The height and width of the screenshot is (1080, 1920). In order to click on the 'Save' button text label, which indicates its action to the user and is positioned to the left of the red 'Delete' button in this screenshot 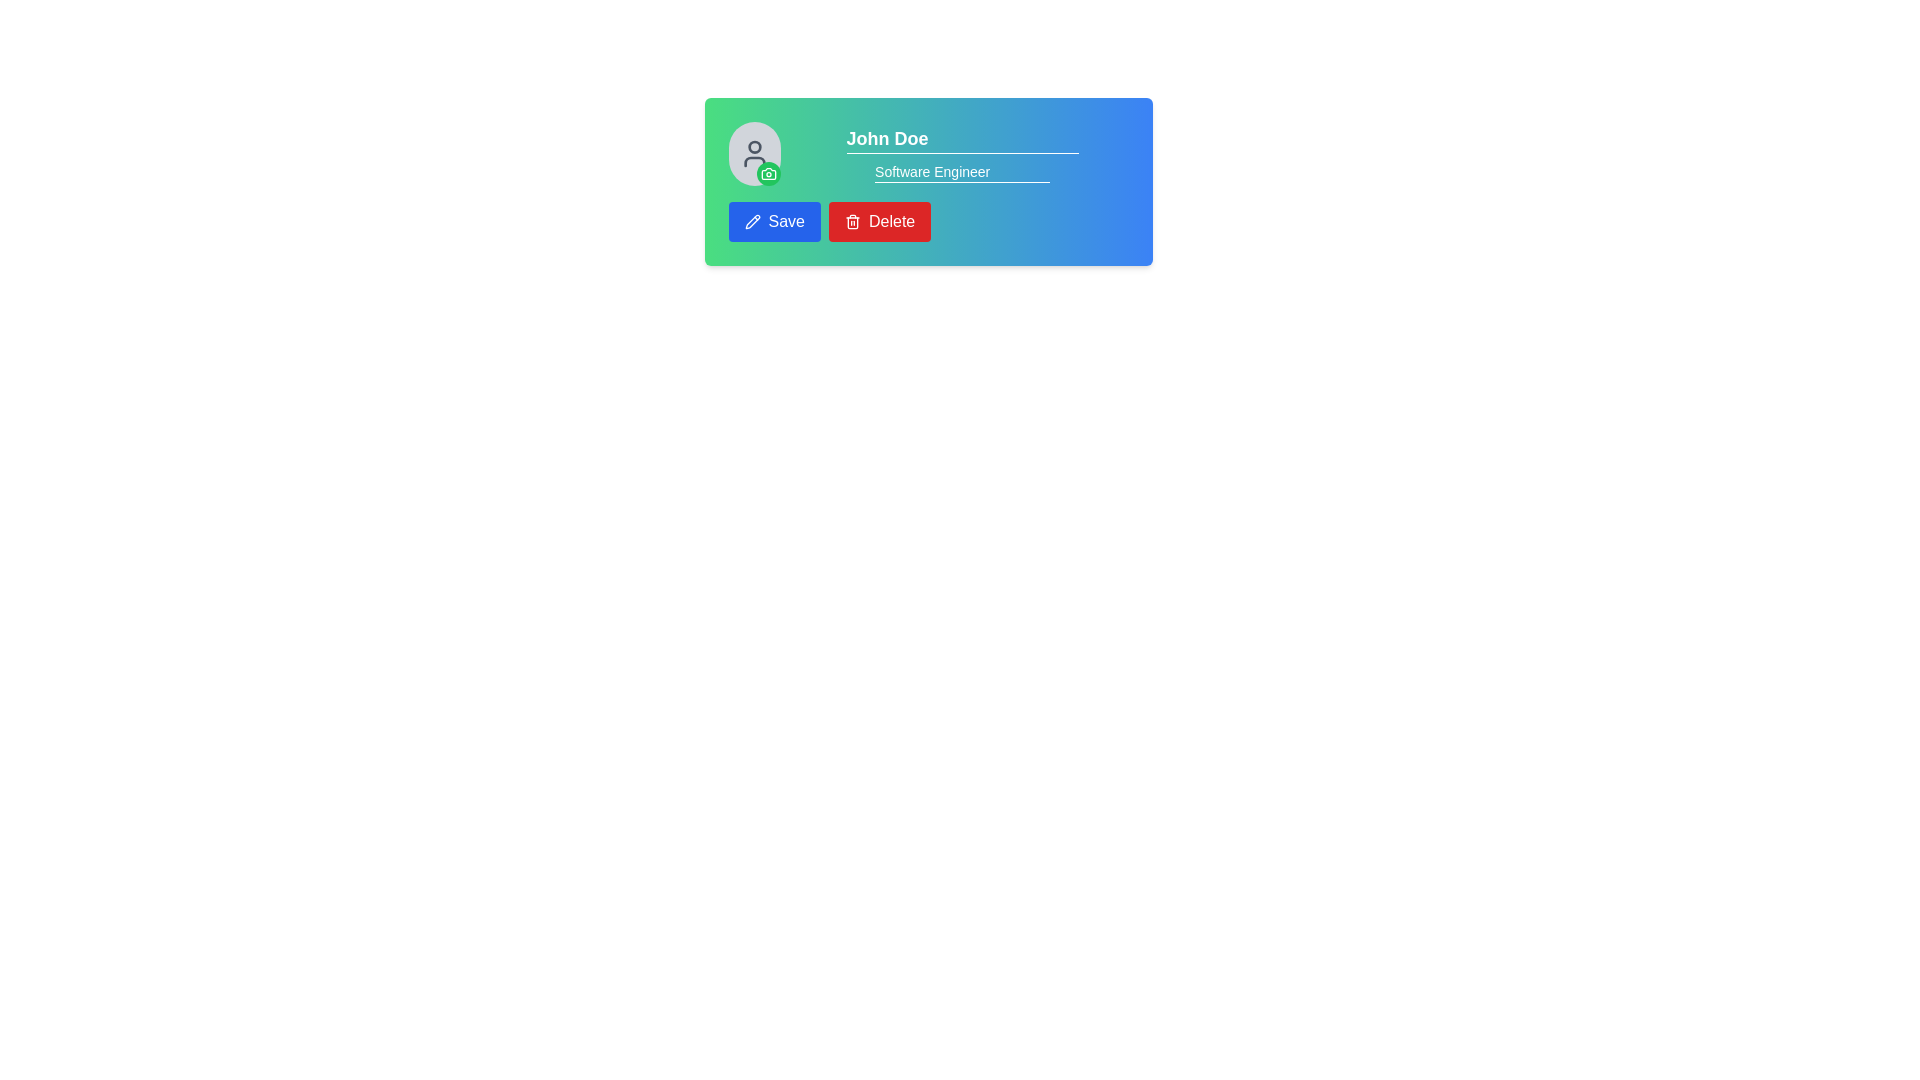, I will do `click(785, 222)`.